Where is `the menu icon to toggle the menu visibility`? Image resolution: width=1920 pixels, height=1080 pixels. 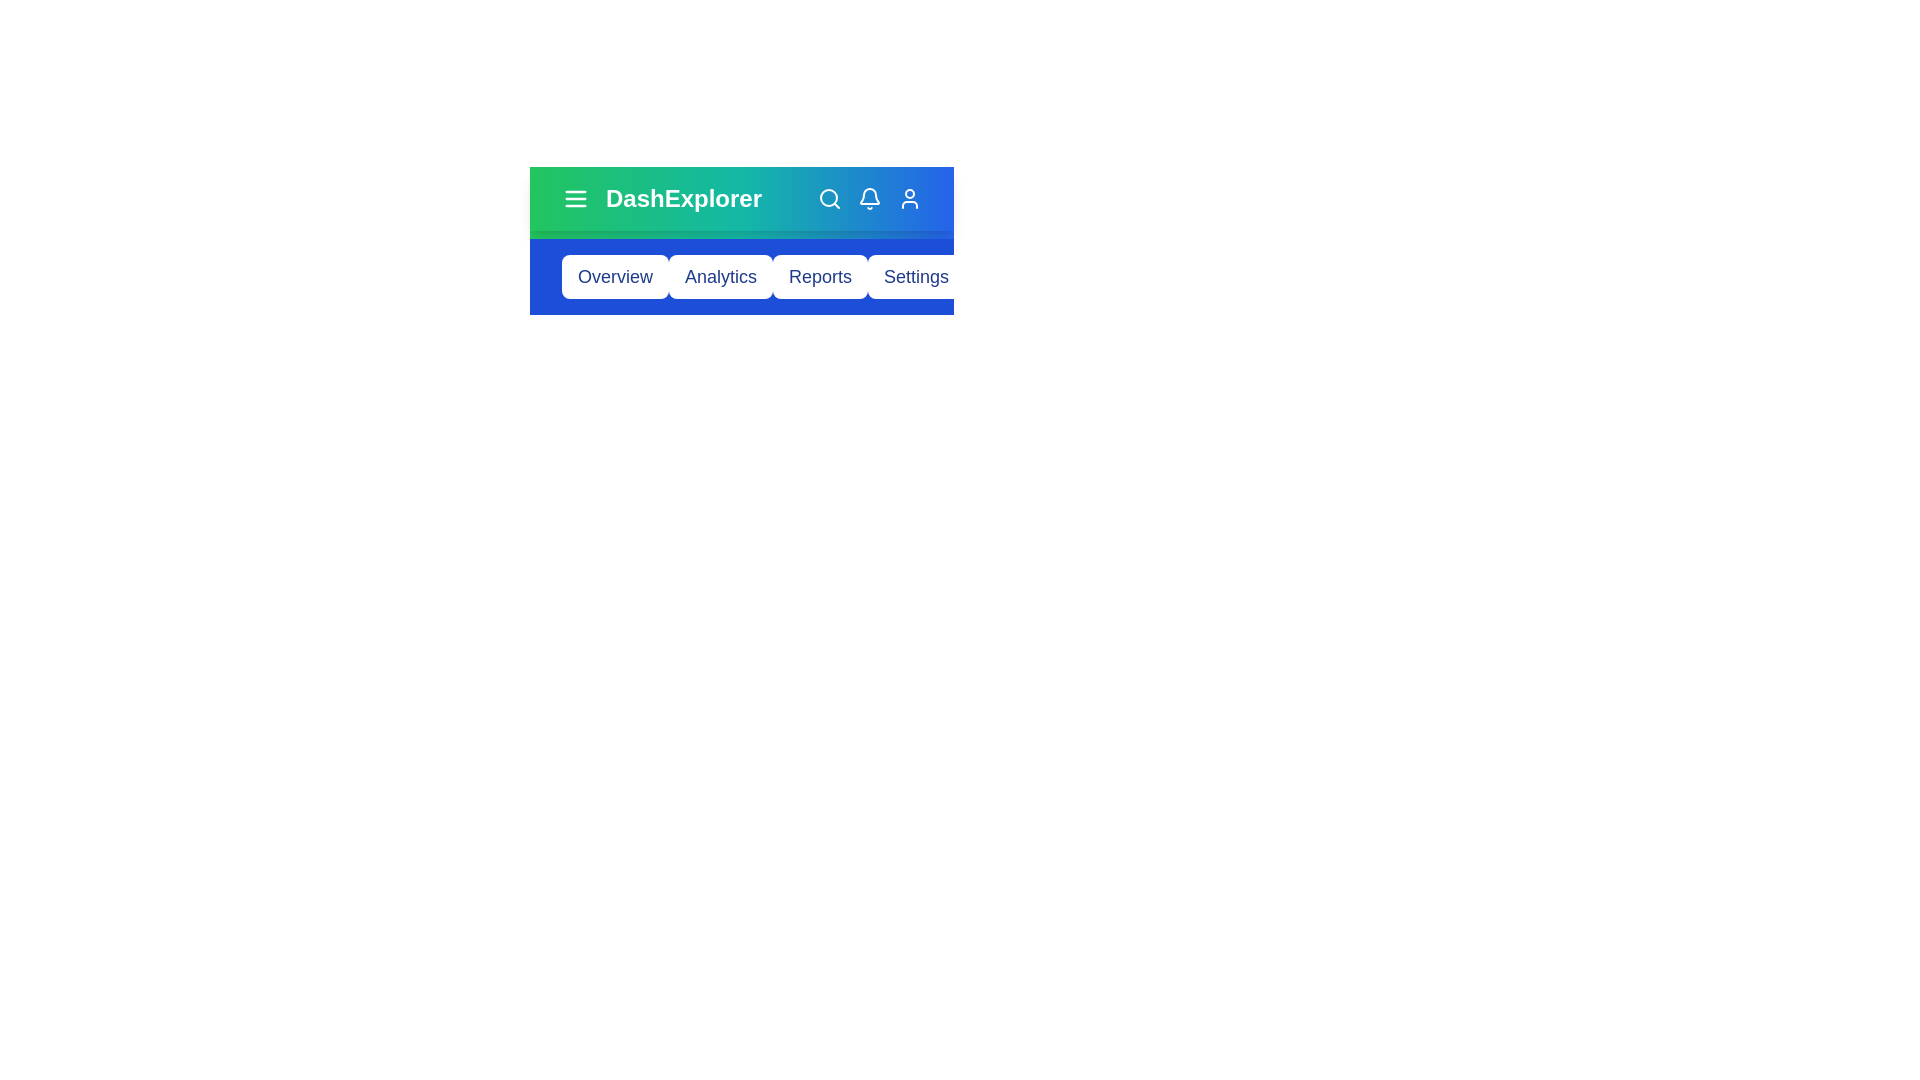
the menu icon to toggle the menu visibility is located at coordinates (575, 199).